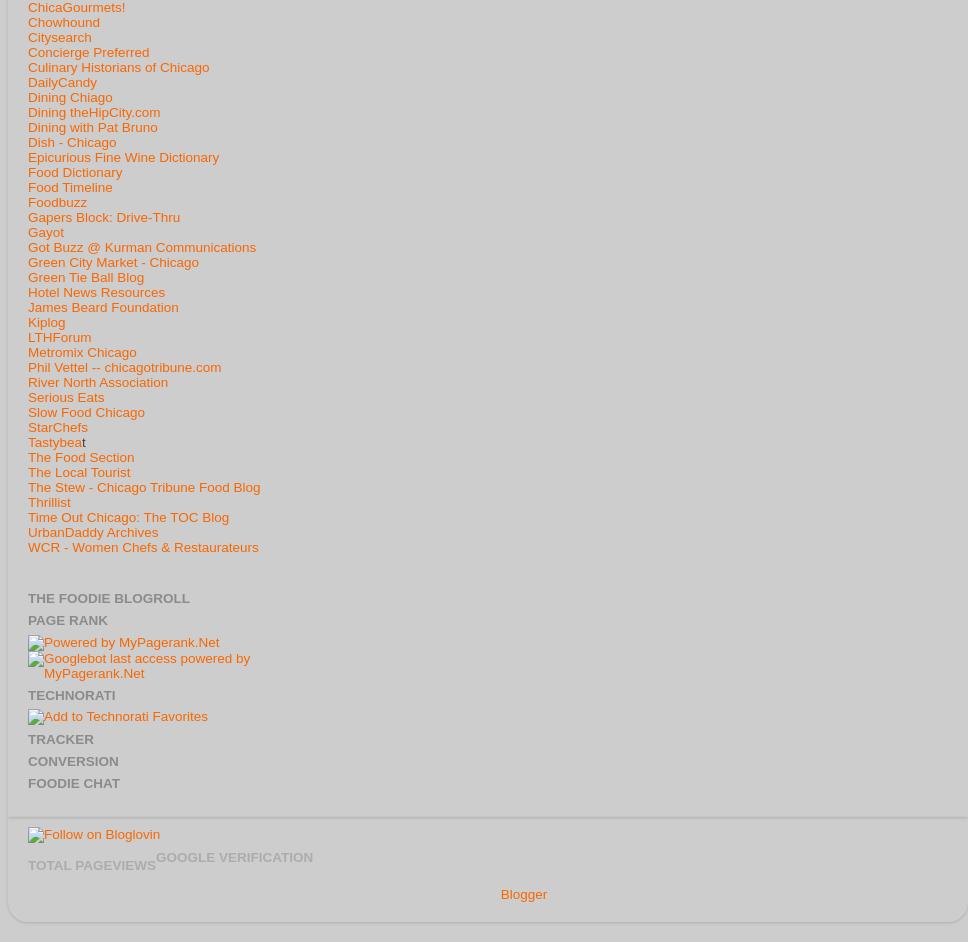  What do you see at coordinates (544, 893) in the screenshot?
I see `'.'` at bounding box center [544, 893].